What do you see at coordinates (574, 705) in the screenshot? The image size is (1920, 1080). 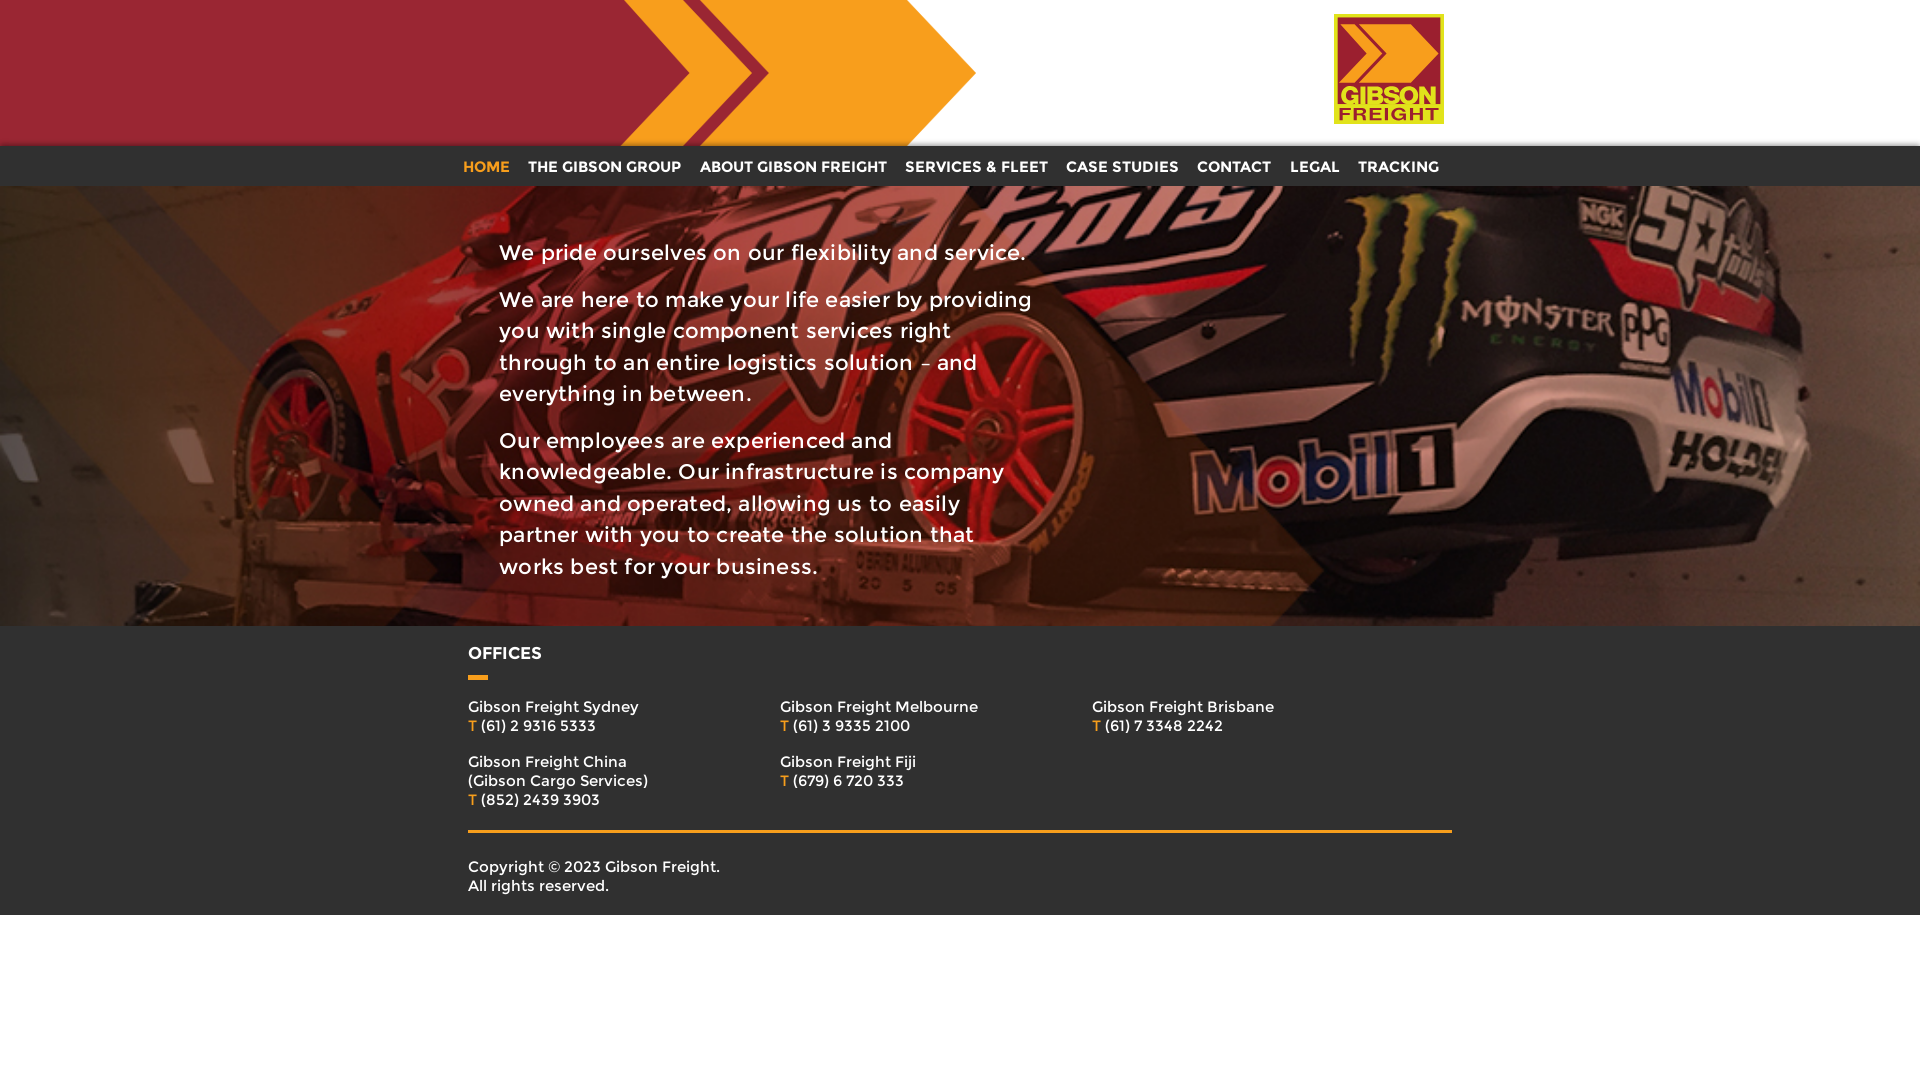 I see `'Gibson Freight Sydney'` at bounding box center [574, 705].